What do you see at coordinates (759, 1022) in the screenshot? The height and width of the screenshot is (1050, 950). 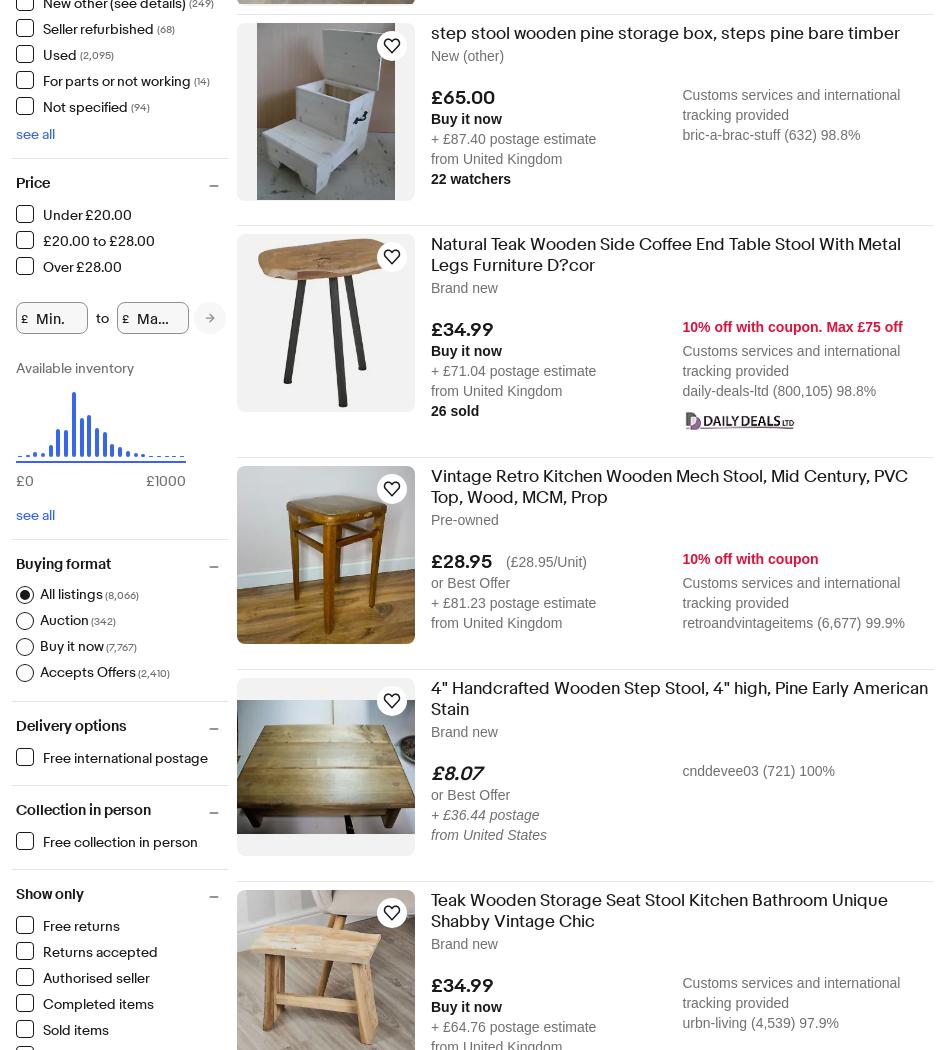 I see `'urbn-living (4,539) 97.9%'` at bounding box center [759, 1022].